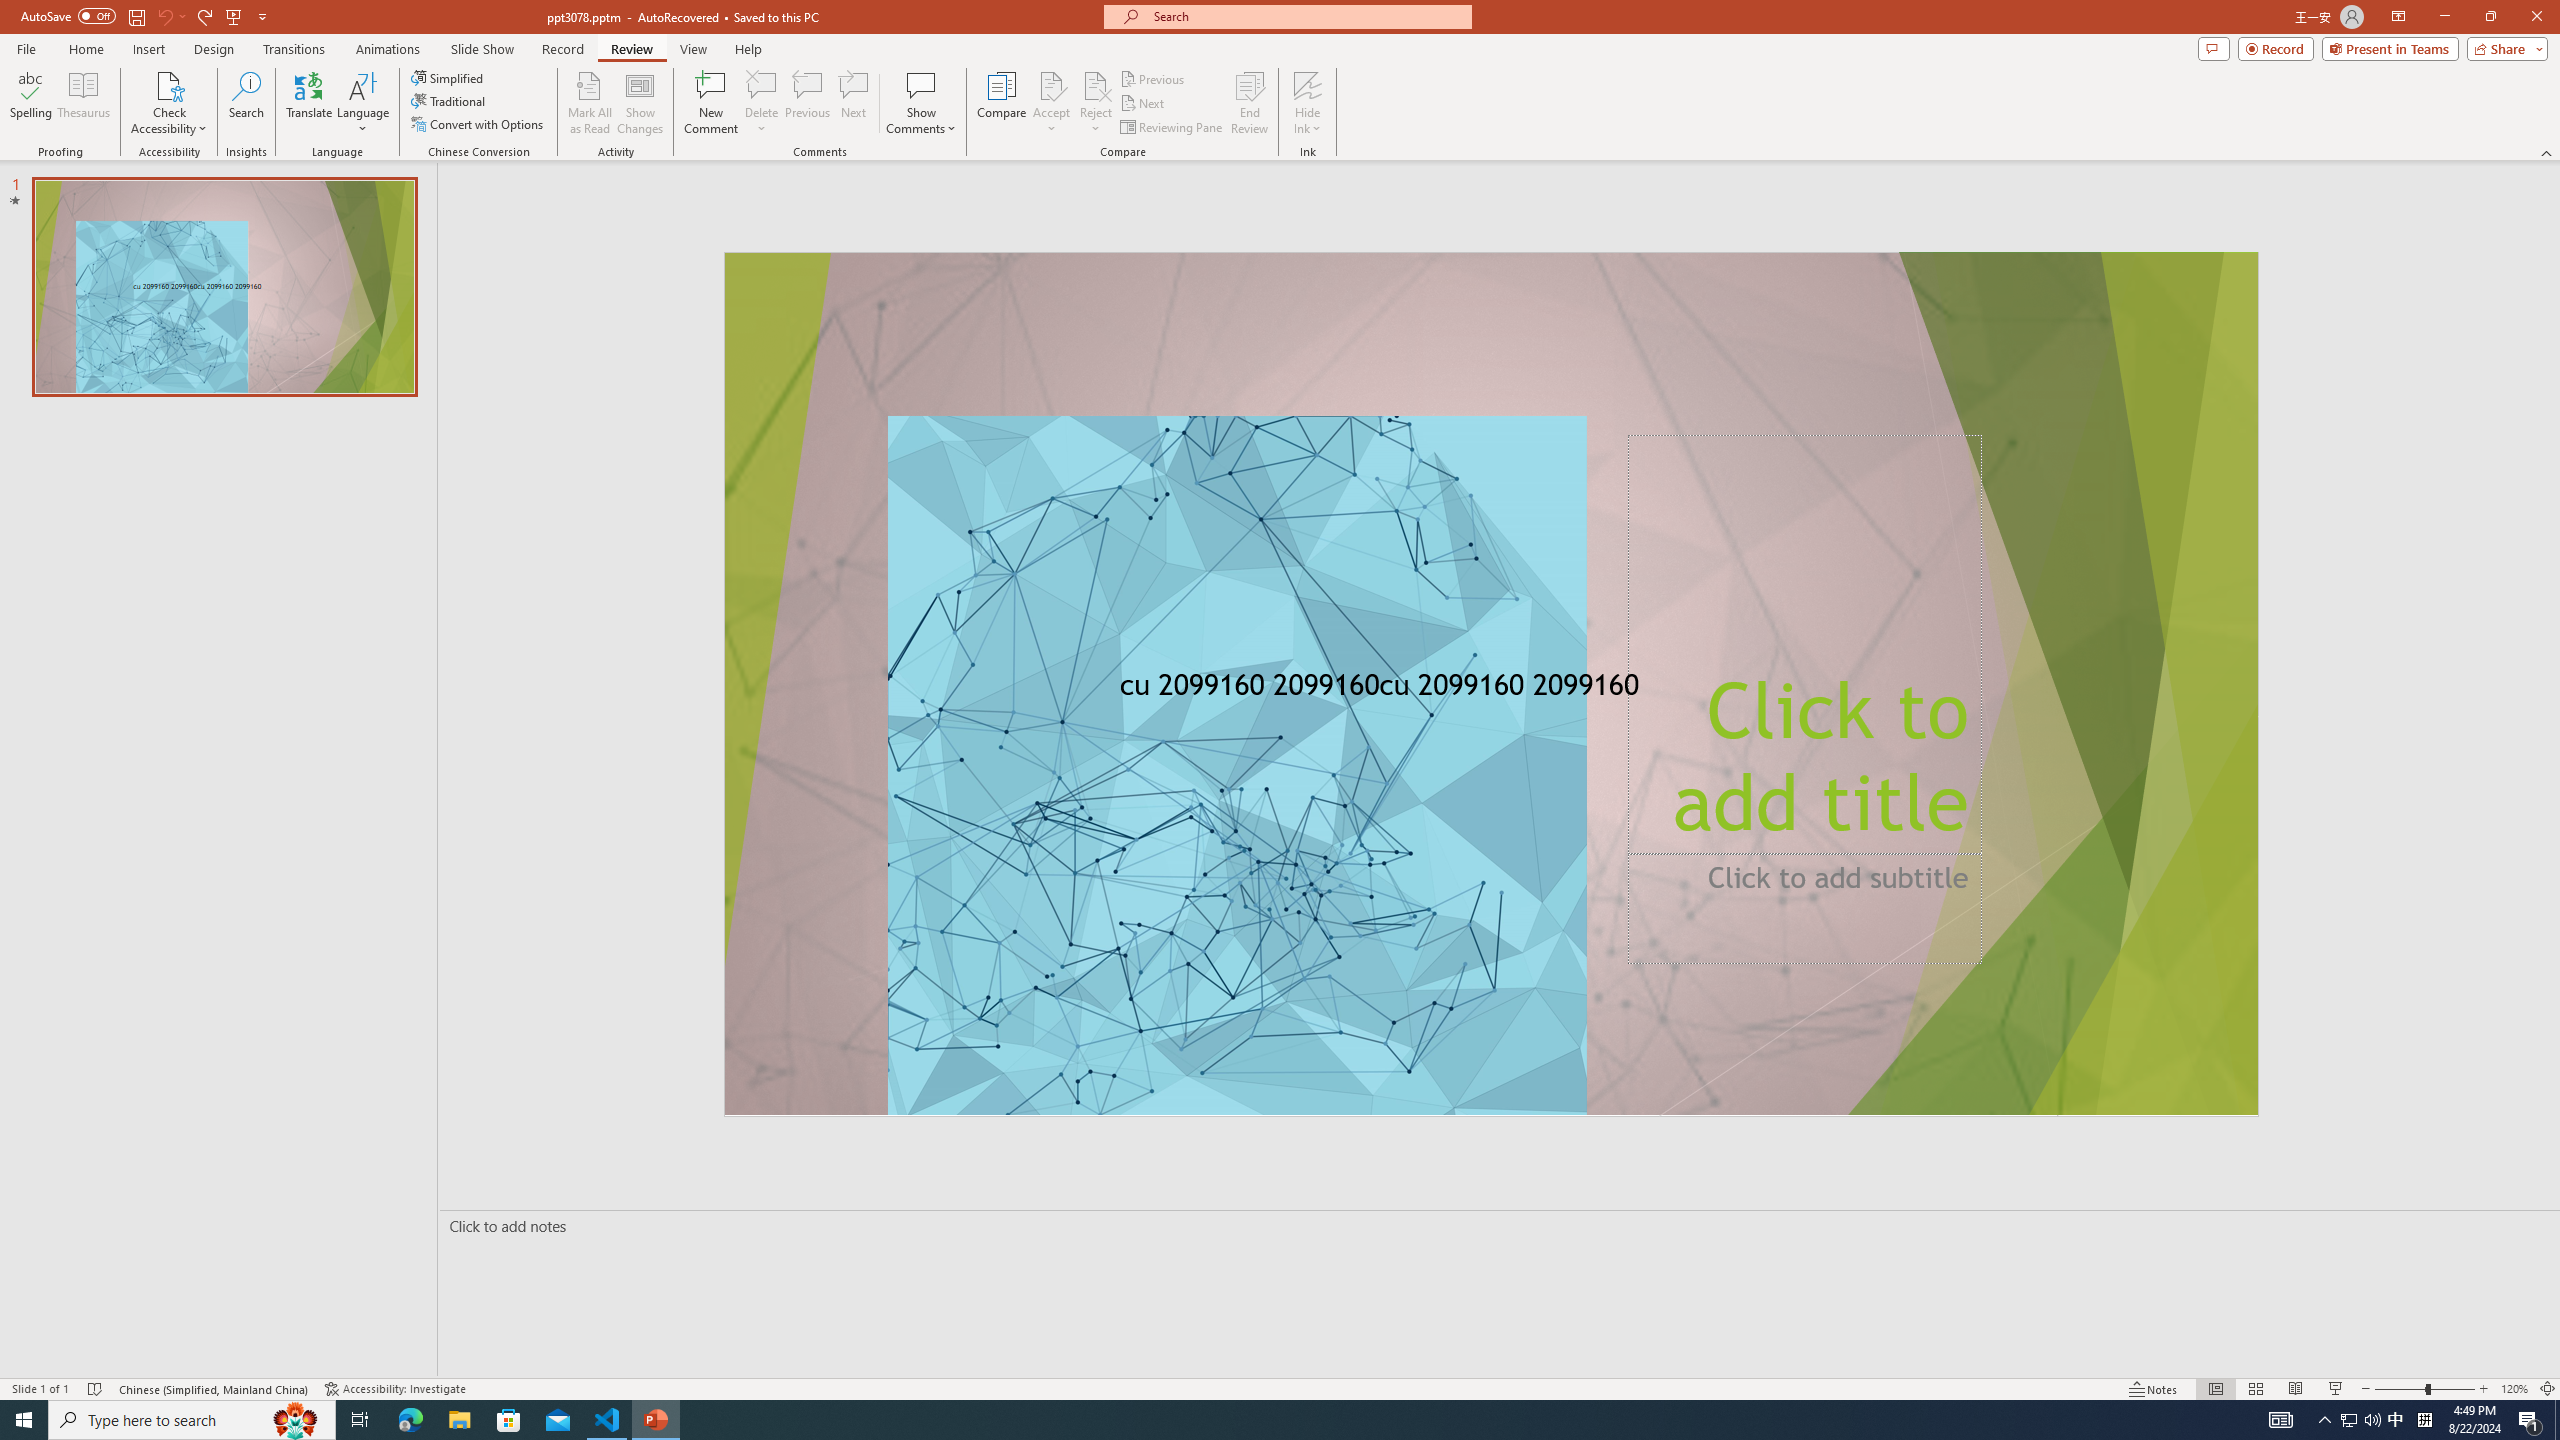 Image resolution: width=2560 pixels, height=1440 pixels. Describe the element at coordinates (448, 77) in the screenshot. I see `'Simplified'` at that location.